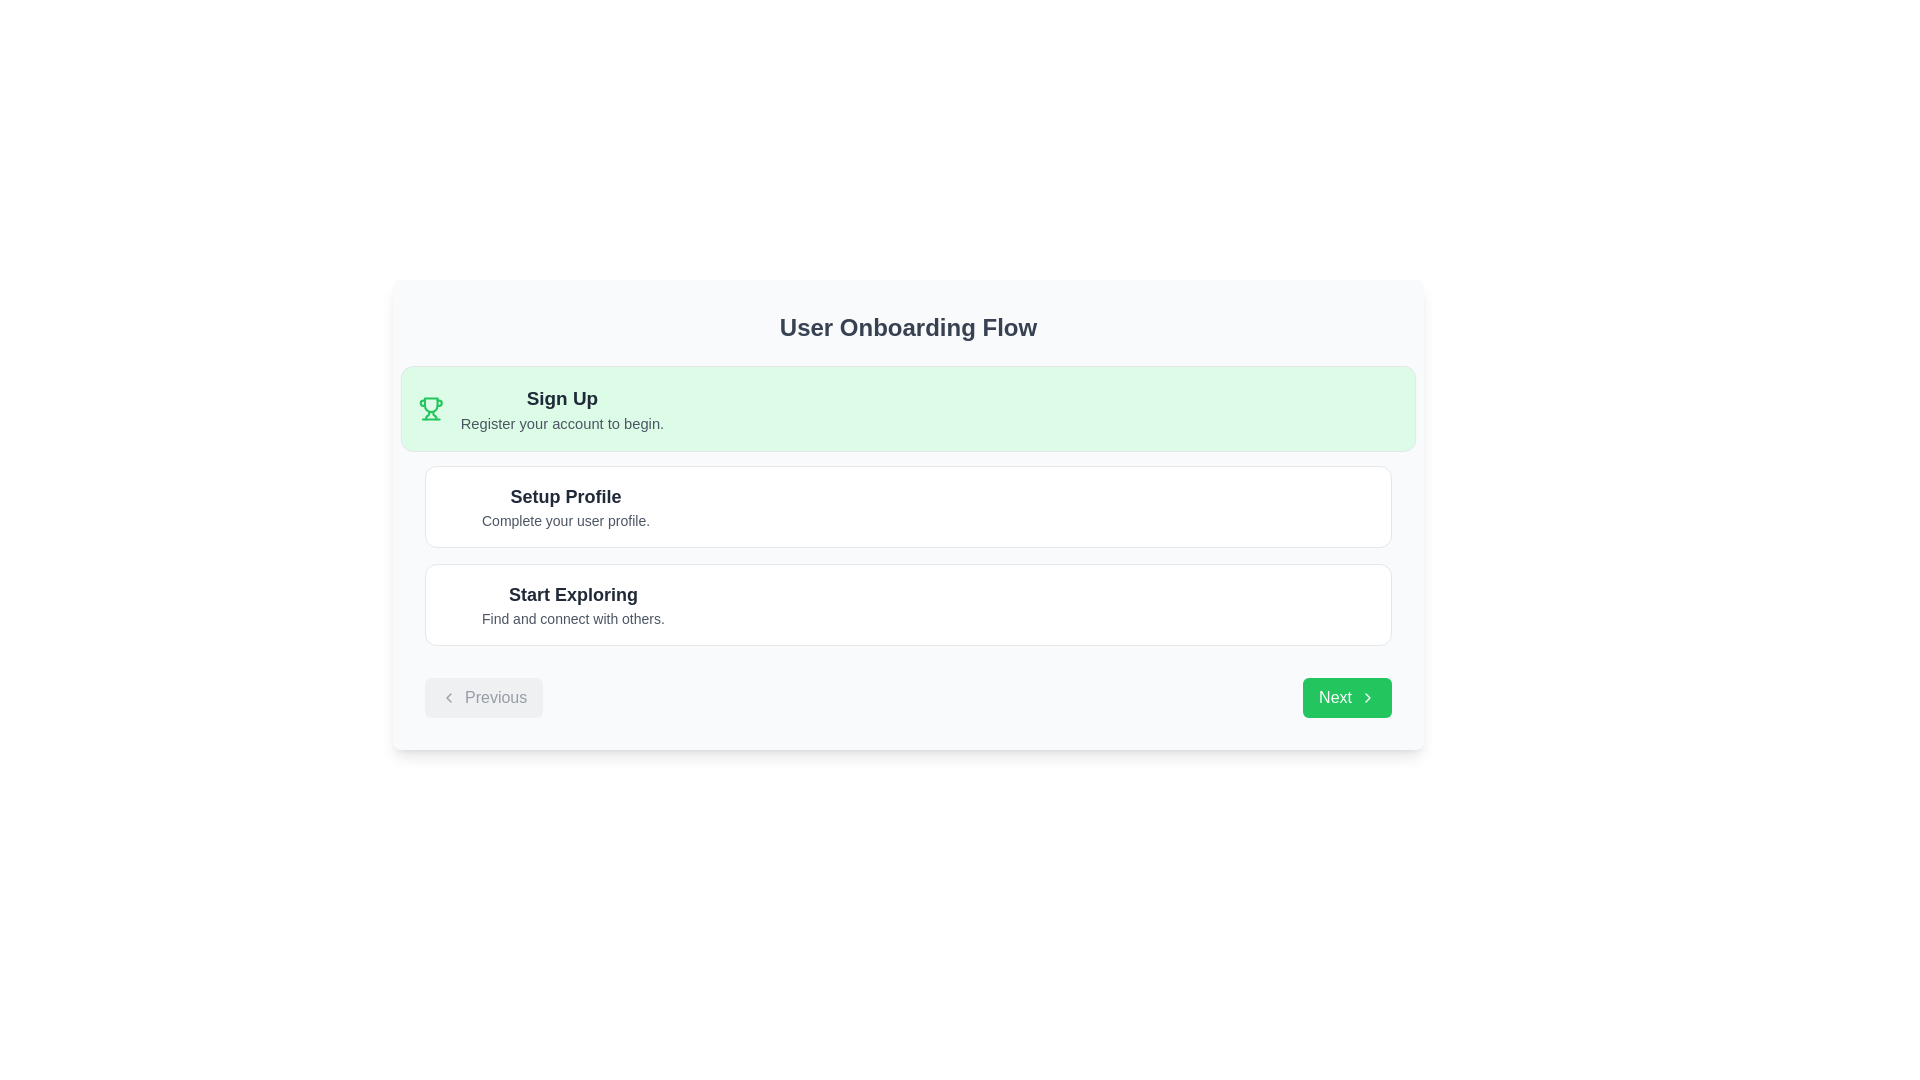 Image resolution: width=1920 pixels, height=1080 pixels. Describe the element at coordinates (565, 496) in the screenshot. I see `the Label/Heading text that introduces the profile setup process, located below the 'Sign Up' section and above the subtitle 'Complete your user profile.'` at that location.